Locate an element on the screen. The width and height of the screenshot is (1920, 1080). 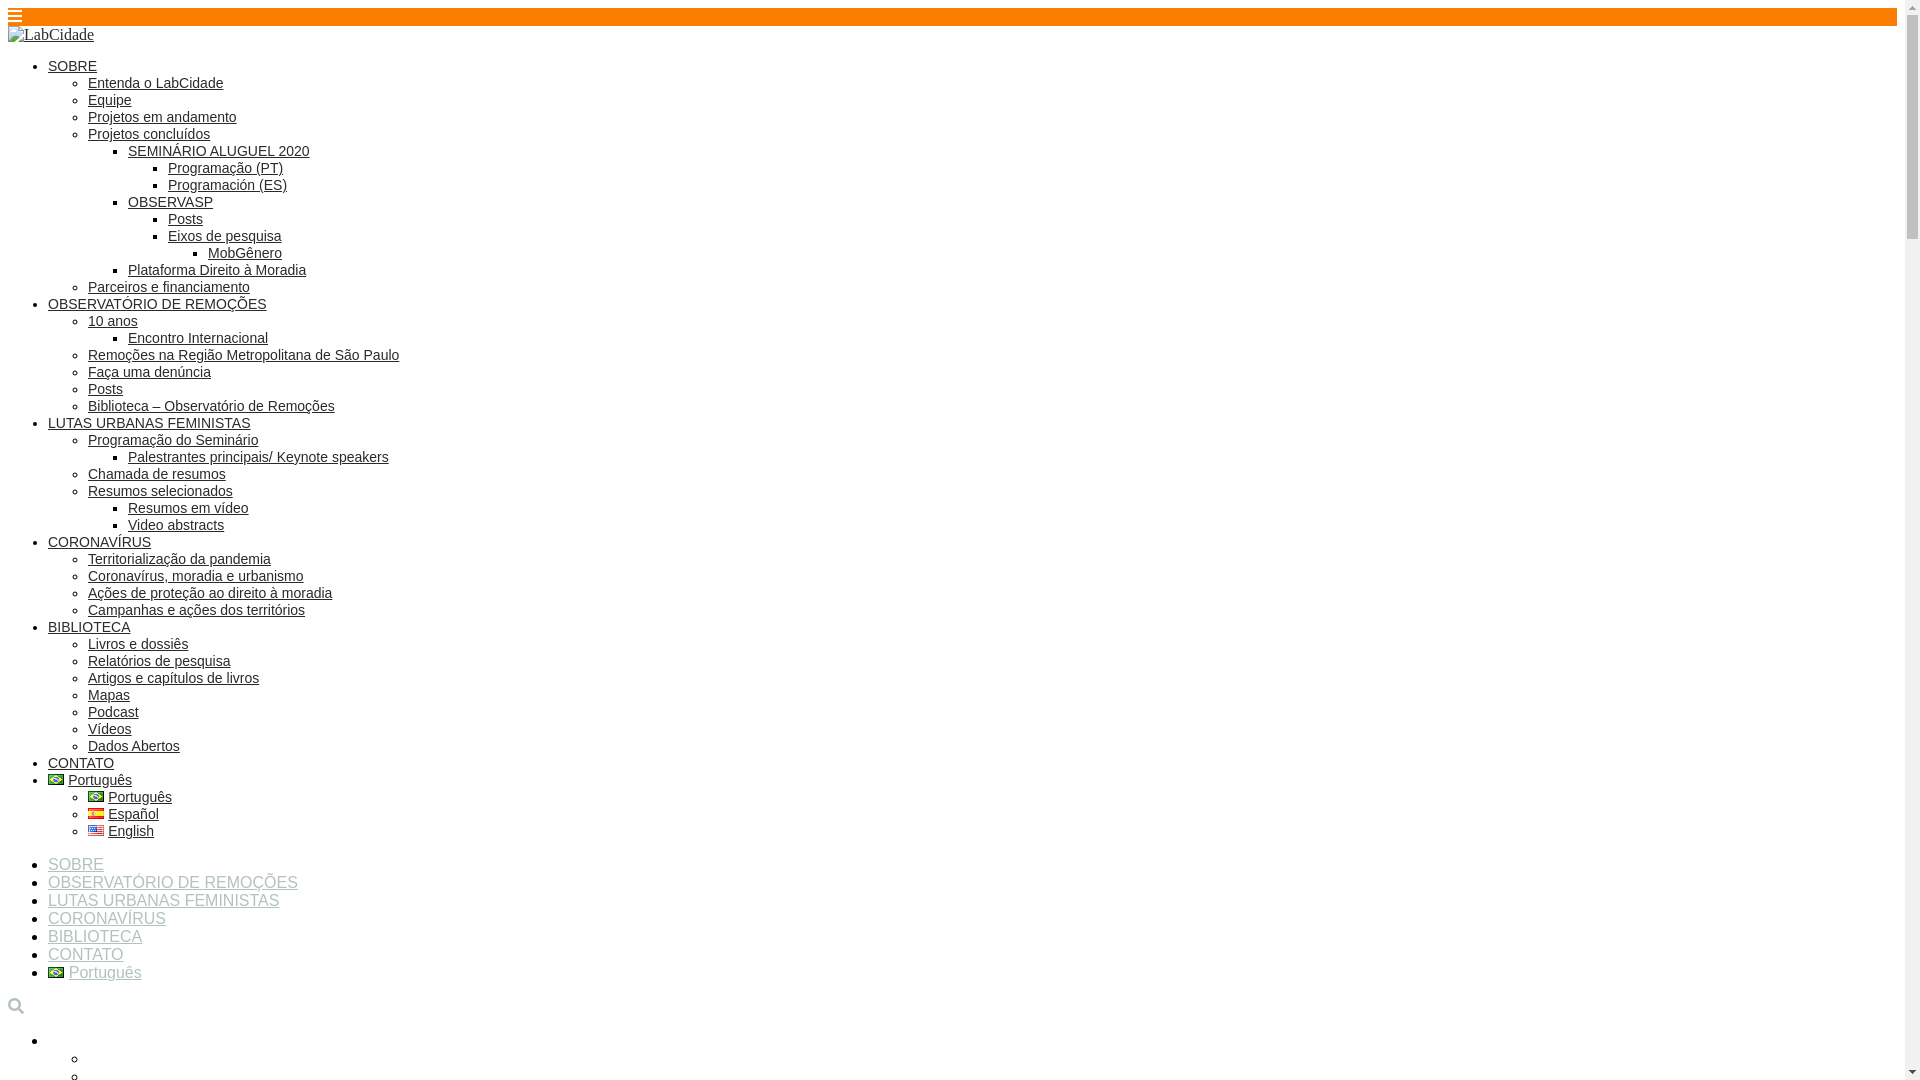
'Parceiros e financiamento' is located at coordinates (168, 286).